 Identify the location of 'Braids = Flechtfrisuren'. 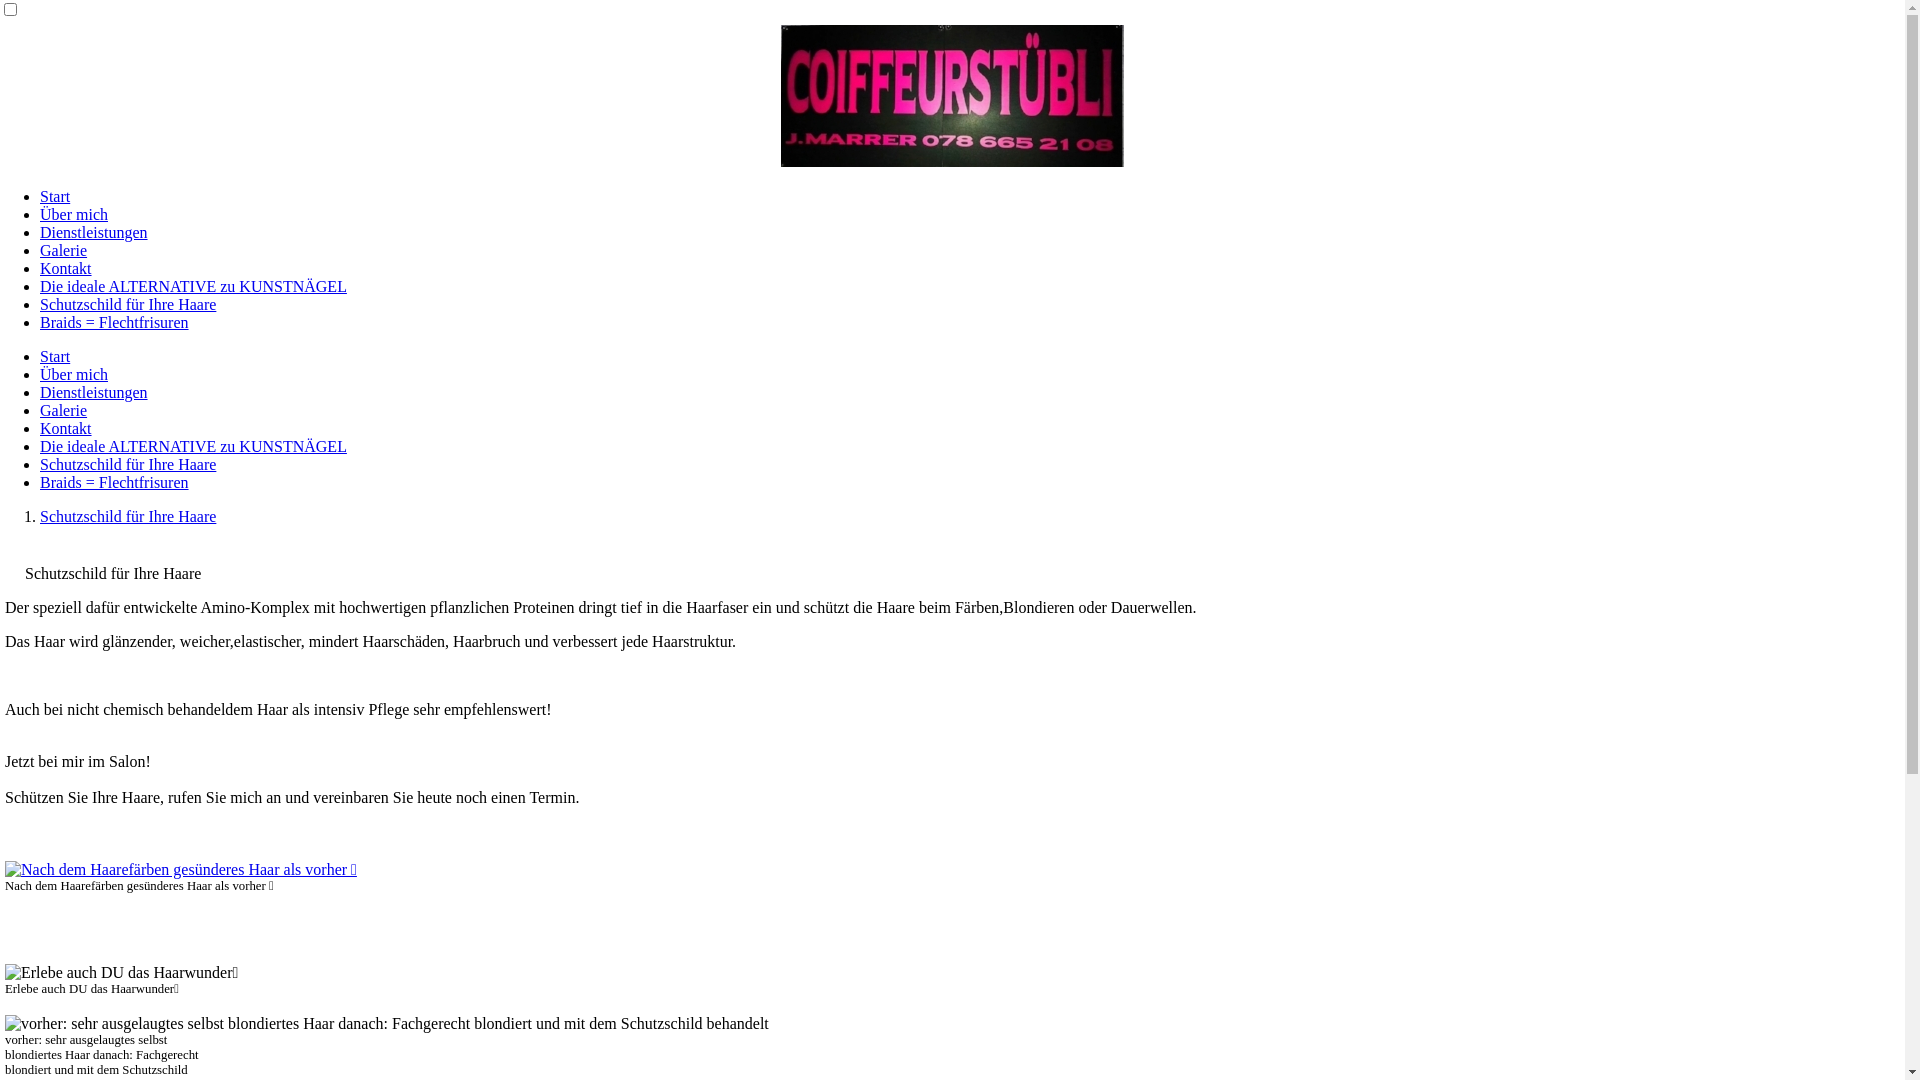
(113, 482).